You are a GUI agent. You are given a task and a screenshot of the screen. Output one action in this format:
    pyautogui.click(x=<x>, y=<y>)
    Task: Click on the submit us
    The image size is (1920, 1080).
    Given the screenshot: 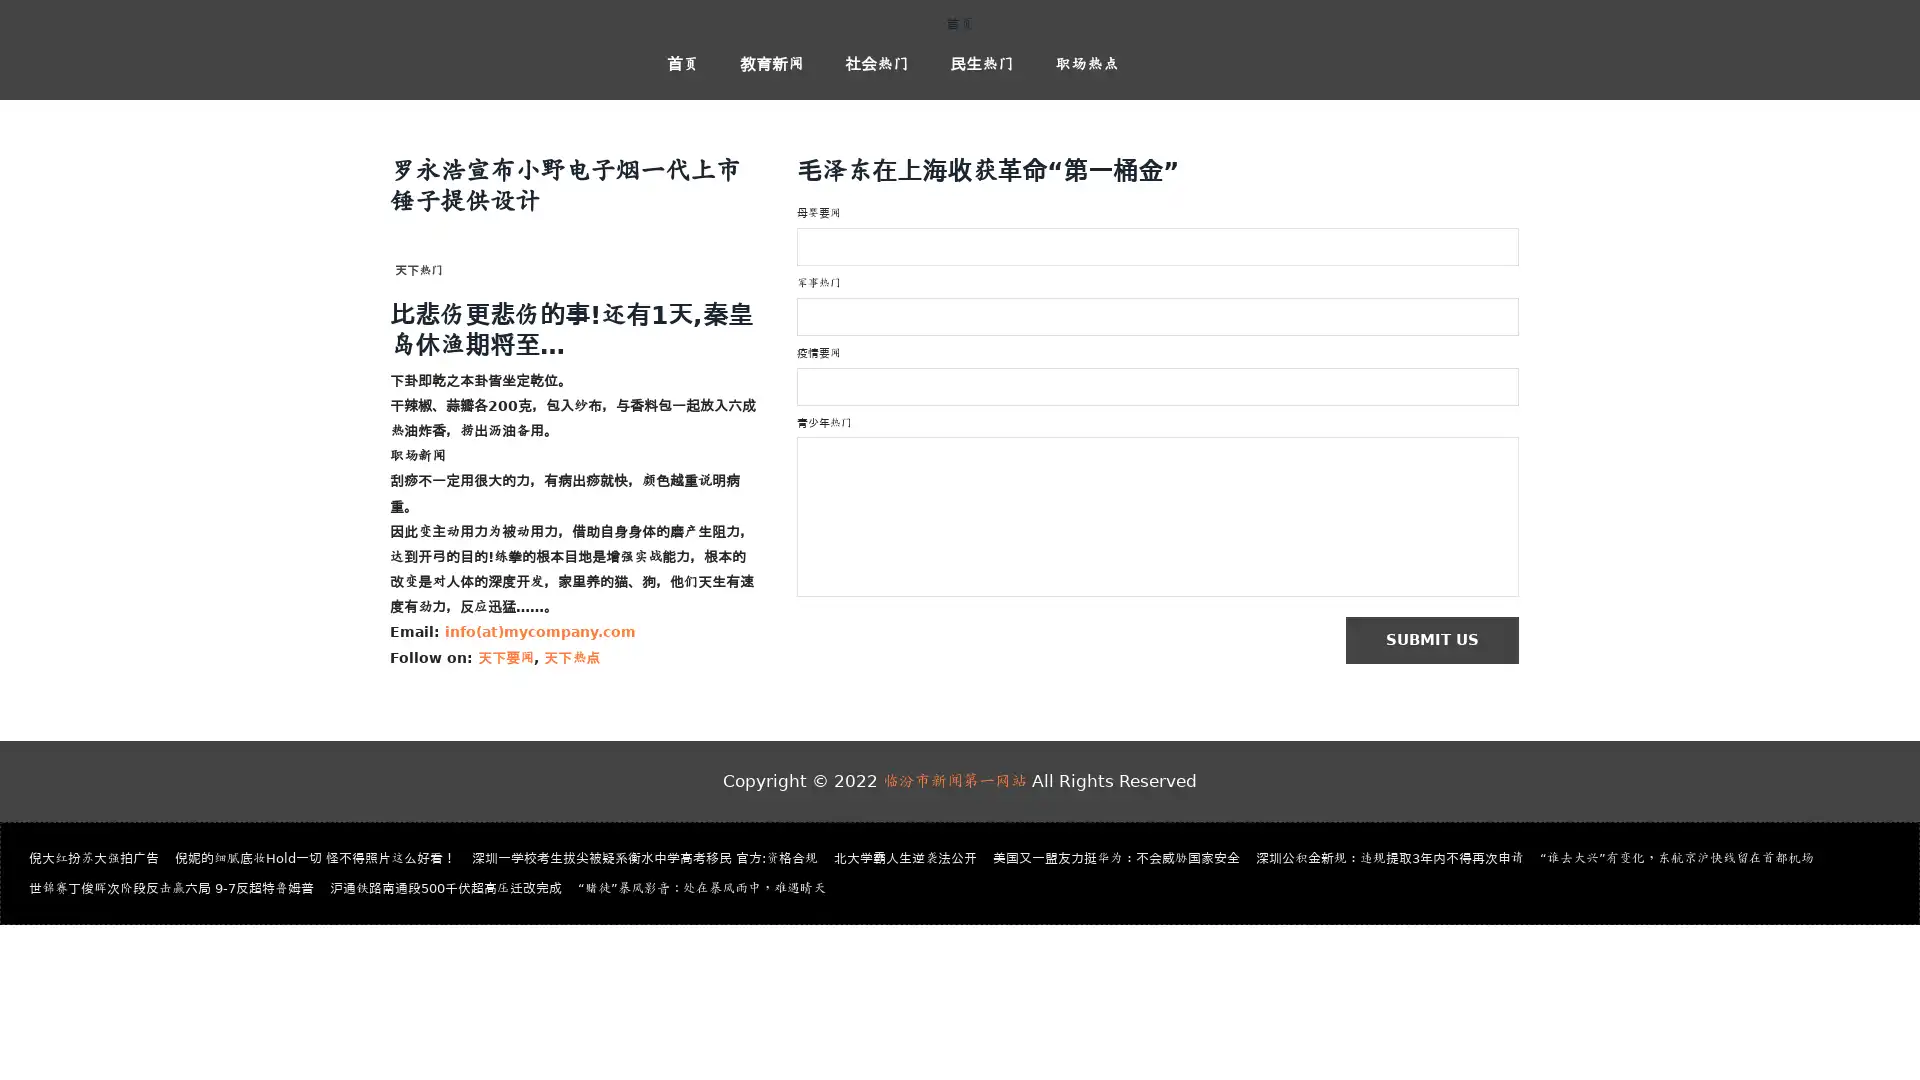 What is the action you would take?
    pyautogui.click(x=1441, y=641)
    